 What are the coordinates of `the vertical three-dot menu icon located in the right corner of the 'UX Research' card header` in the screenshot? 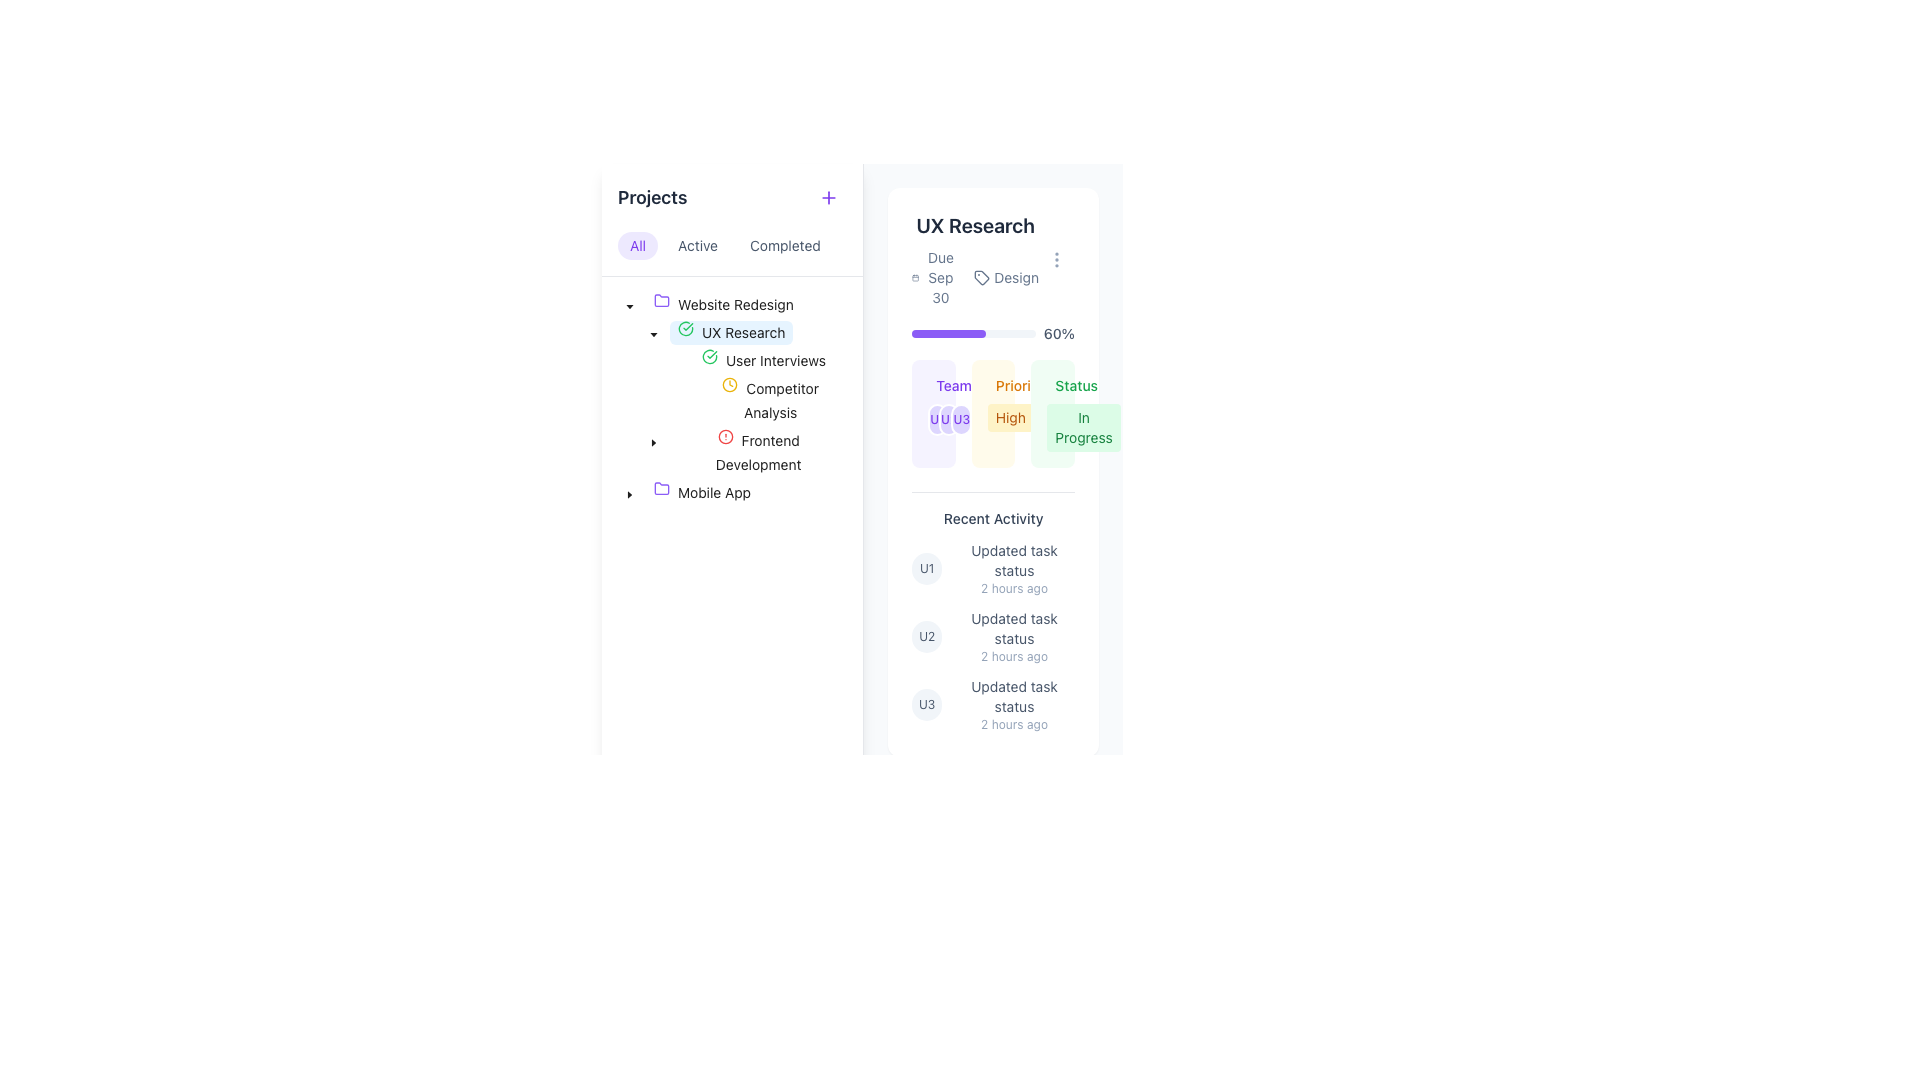 It's located at (1055, 258).